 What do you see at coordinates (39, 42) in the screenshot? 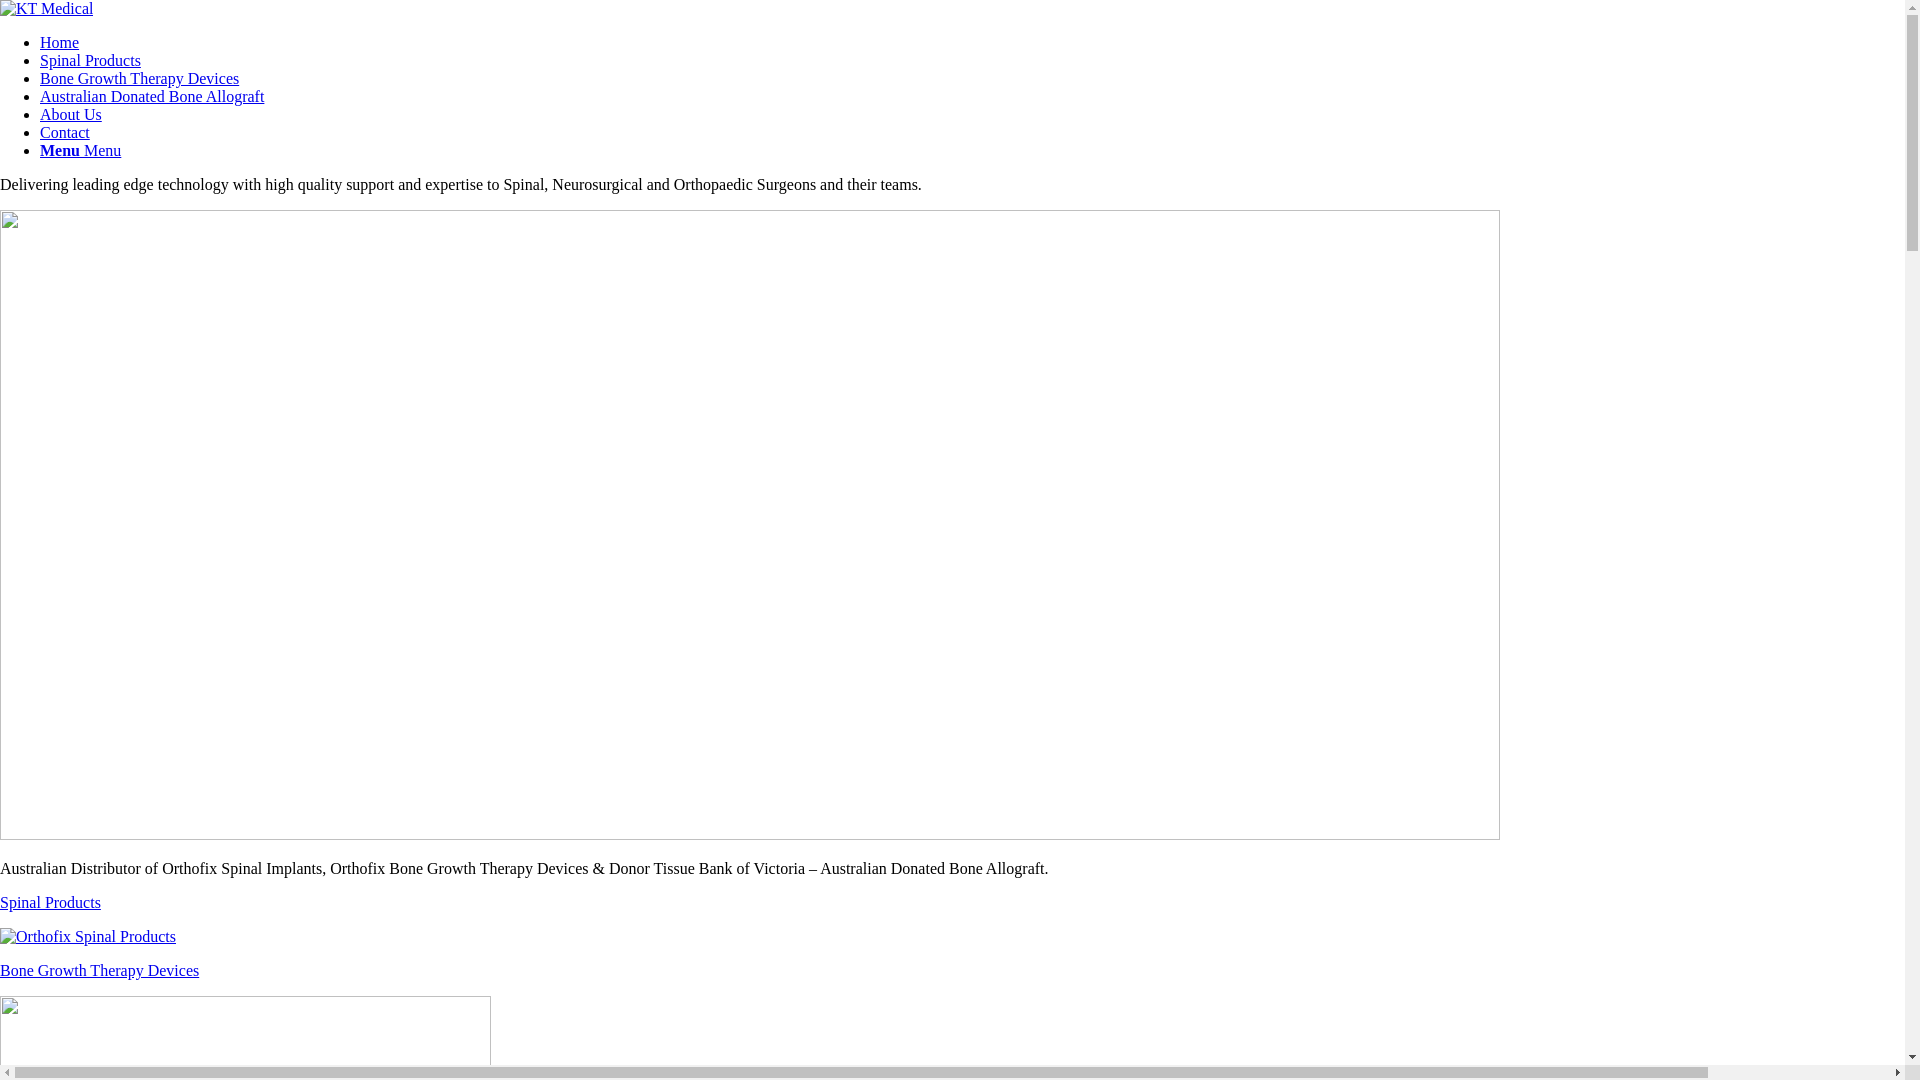
I see `'Home'` at bounding box center [39, 42].